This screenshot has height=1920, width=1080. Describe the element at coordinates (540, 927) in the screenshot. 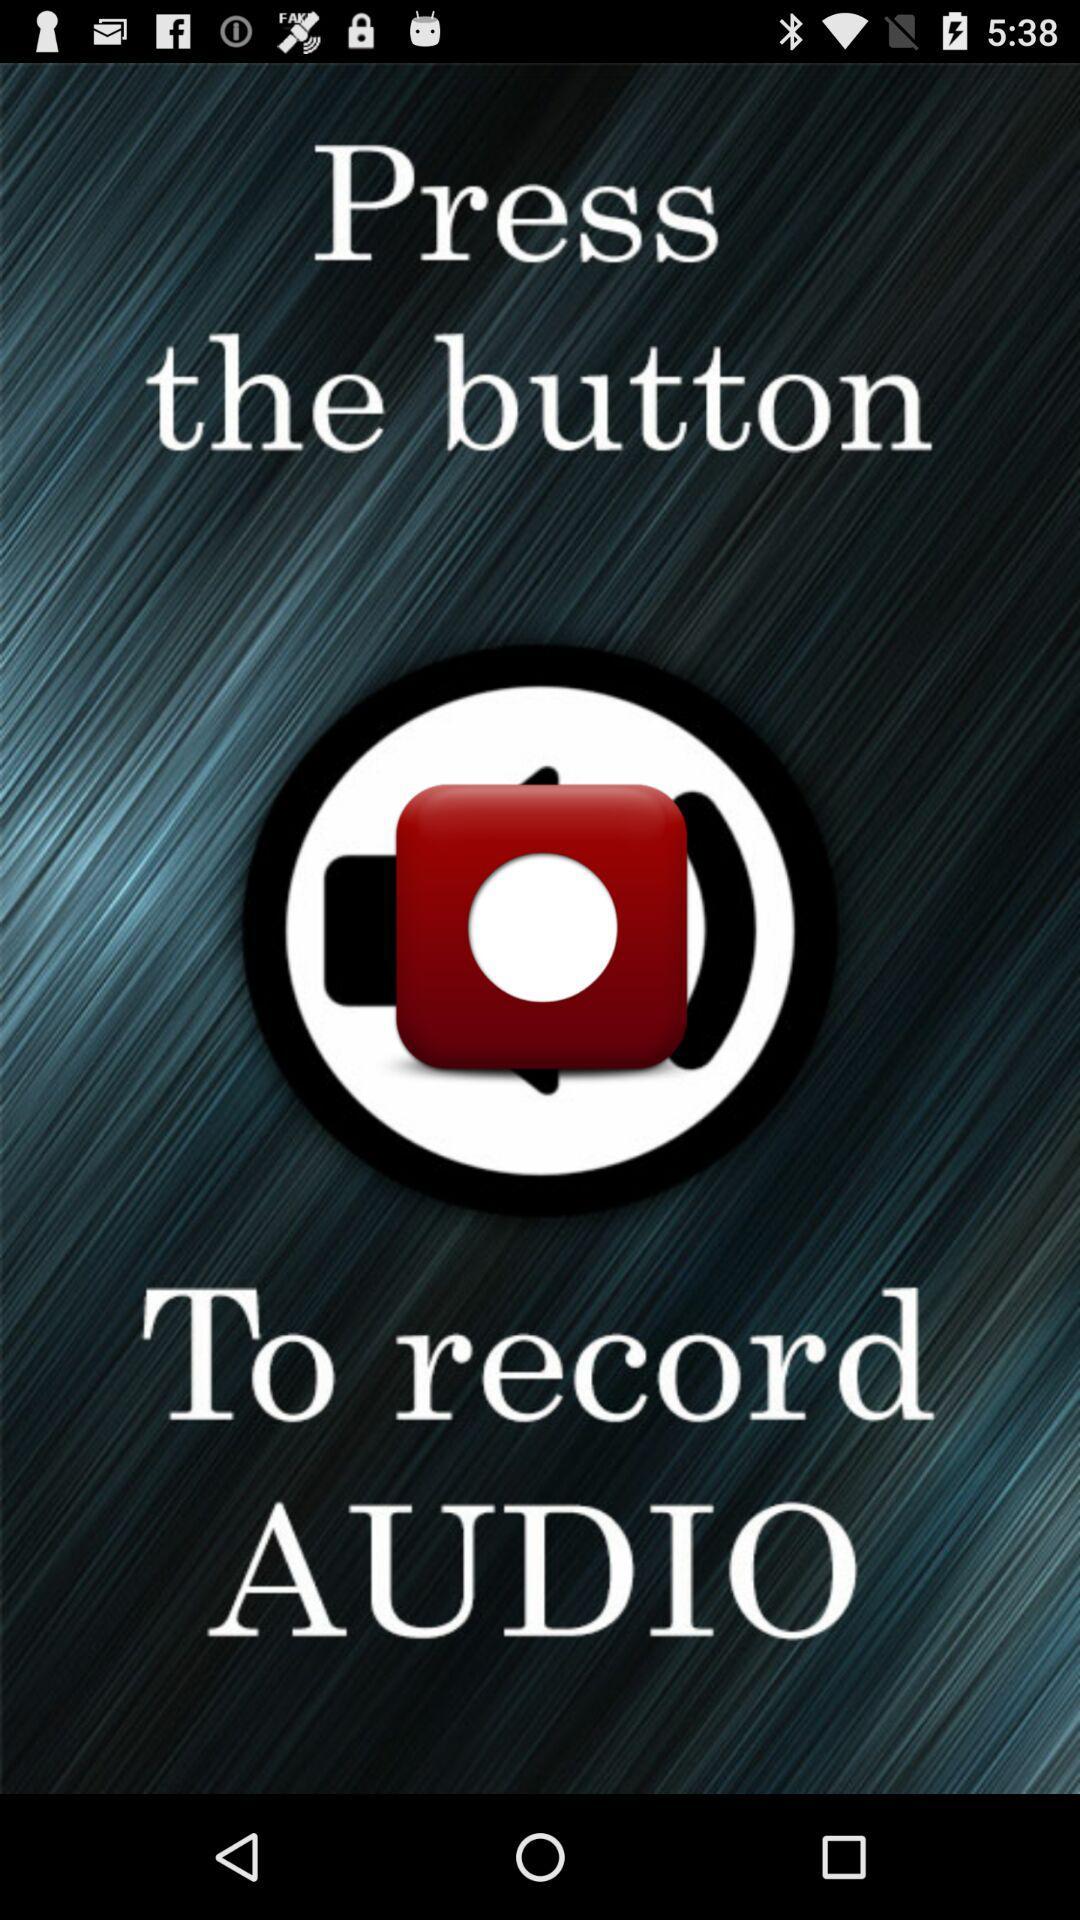

I see `press button to record audio` at that location.